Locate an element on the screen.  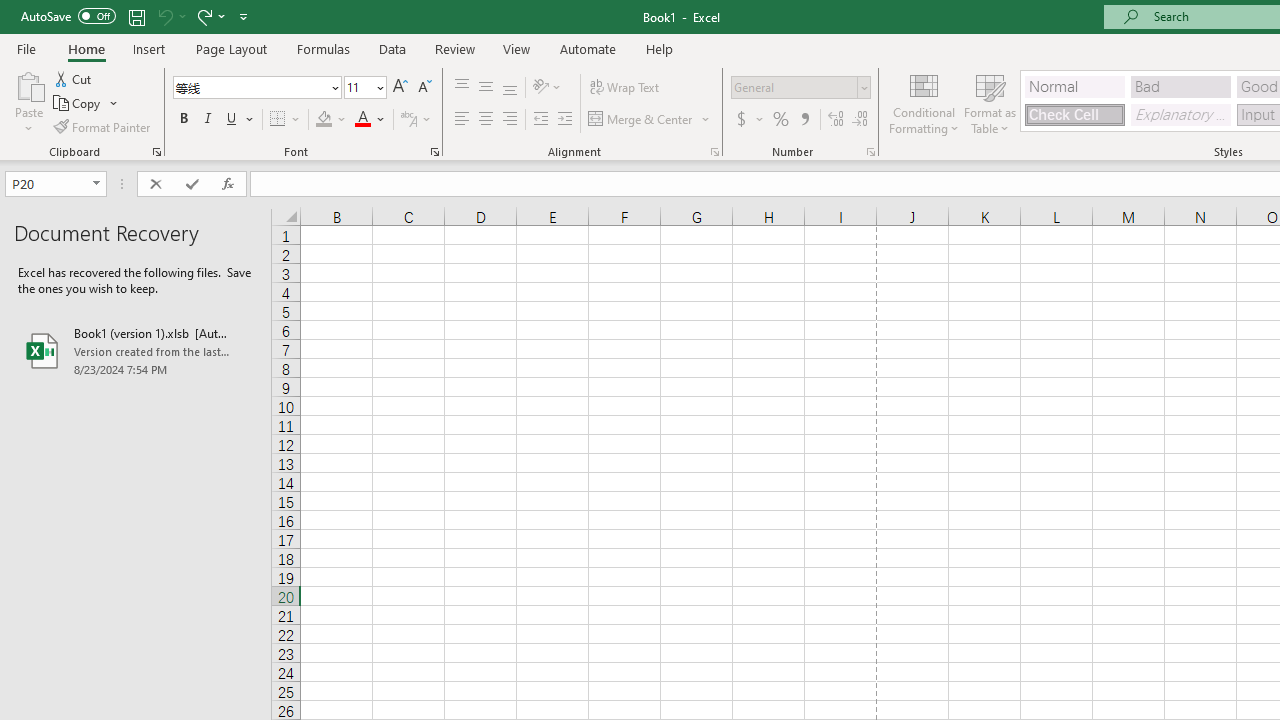
'Bold' is located at coordinates (183, 119).